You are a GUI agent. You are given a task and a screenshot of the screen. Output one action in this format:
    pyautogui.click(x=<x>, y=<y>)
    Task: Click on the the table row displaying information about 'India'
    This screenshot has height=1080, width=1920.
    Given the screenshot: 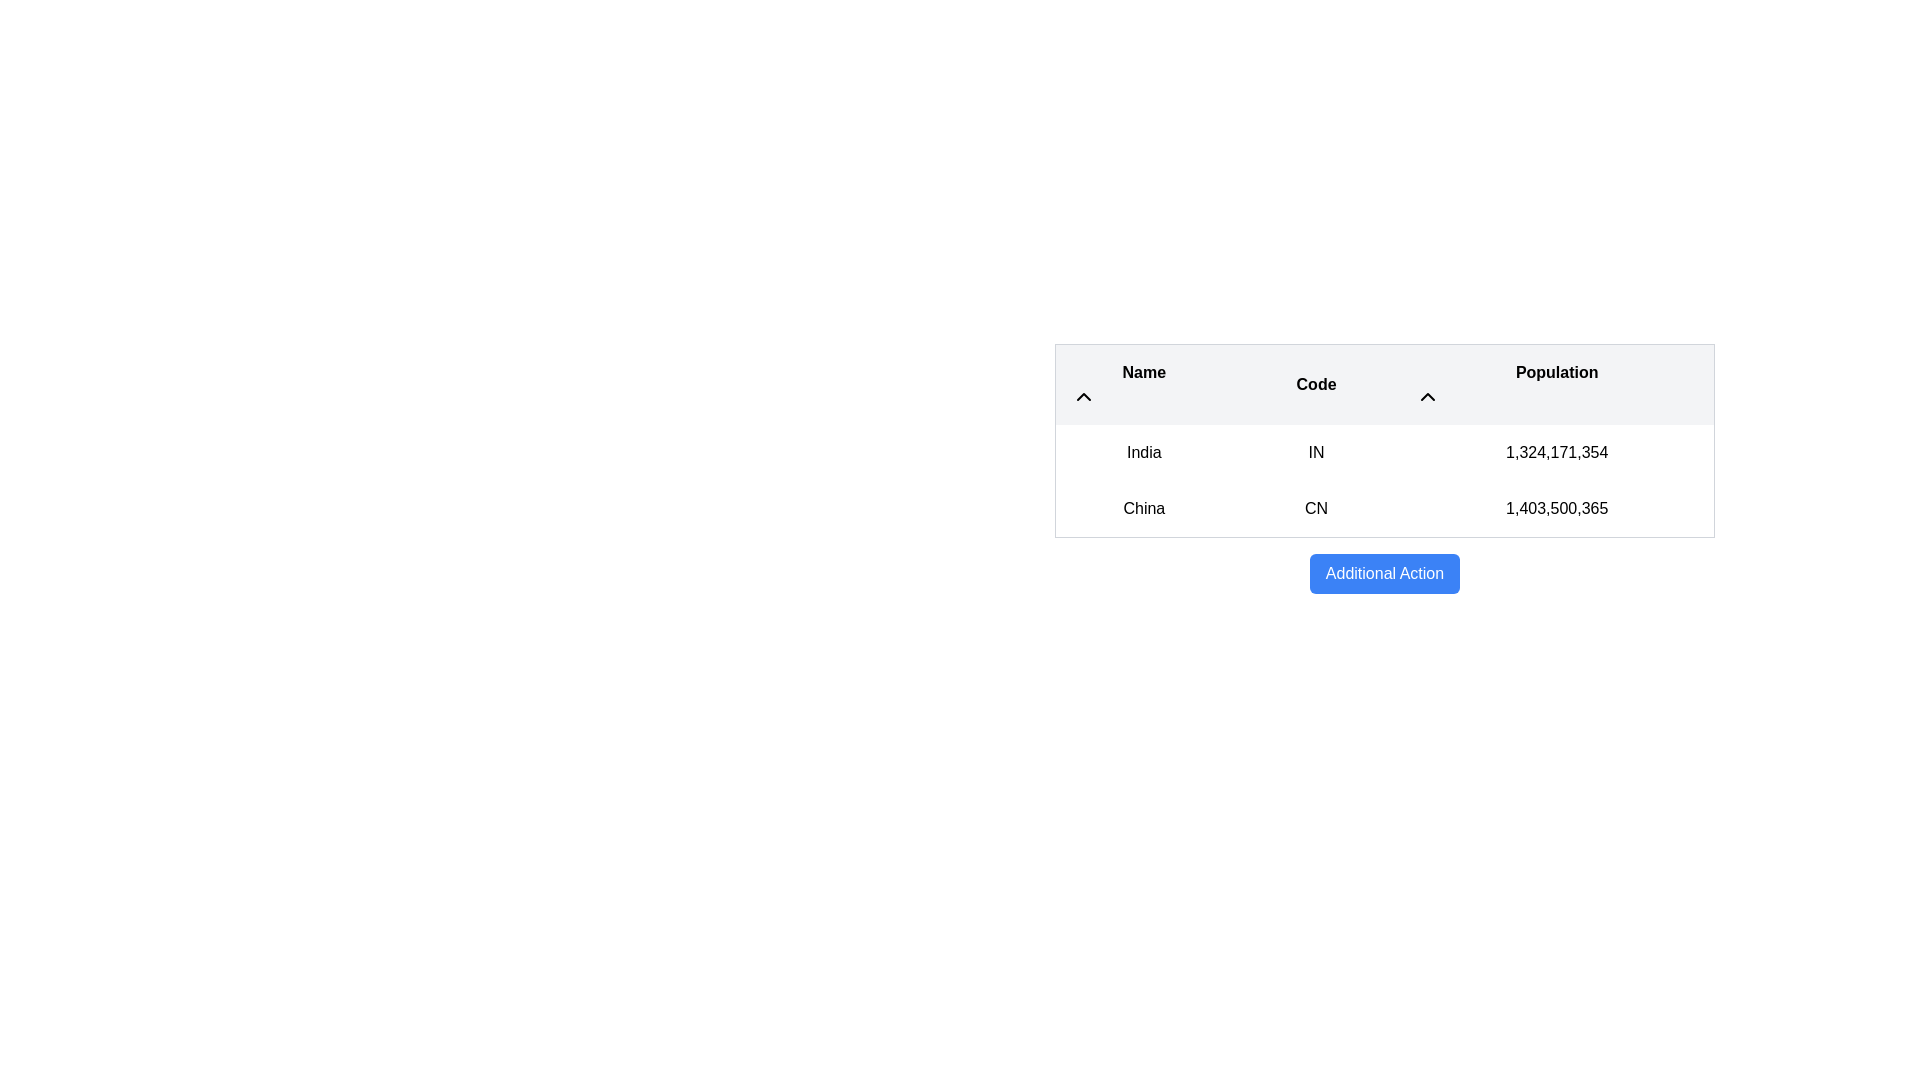 What is the action you would take?
    pyautogui.click(x=1384, y=452)
    